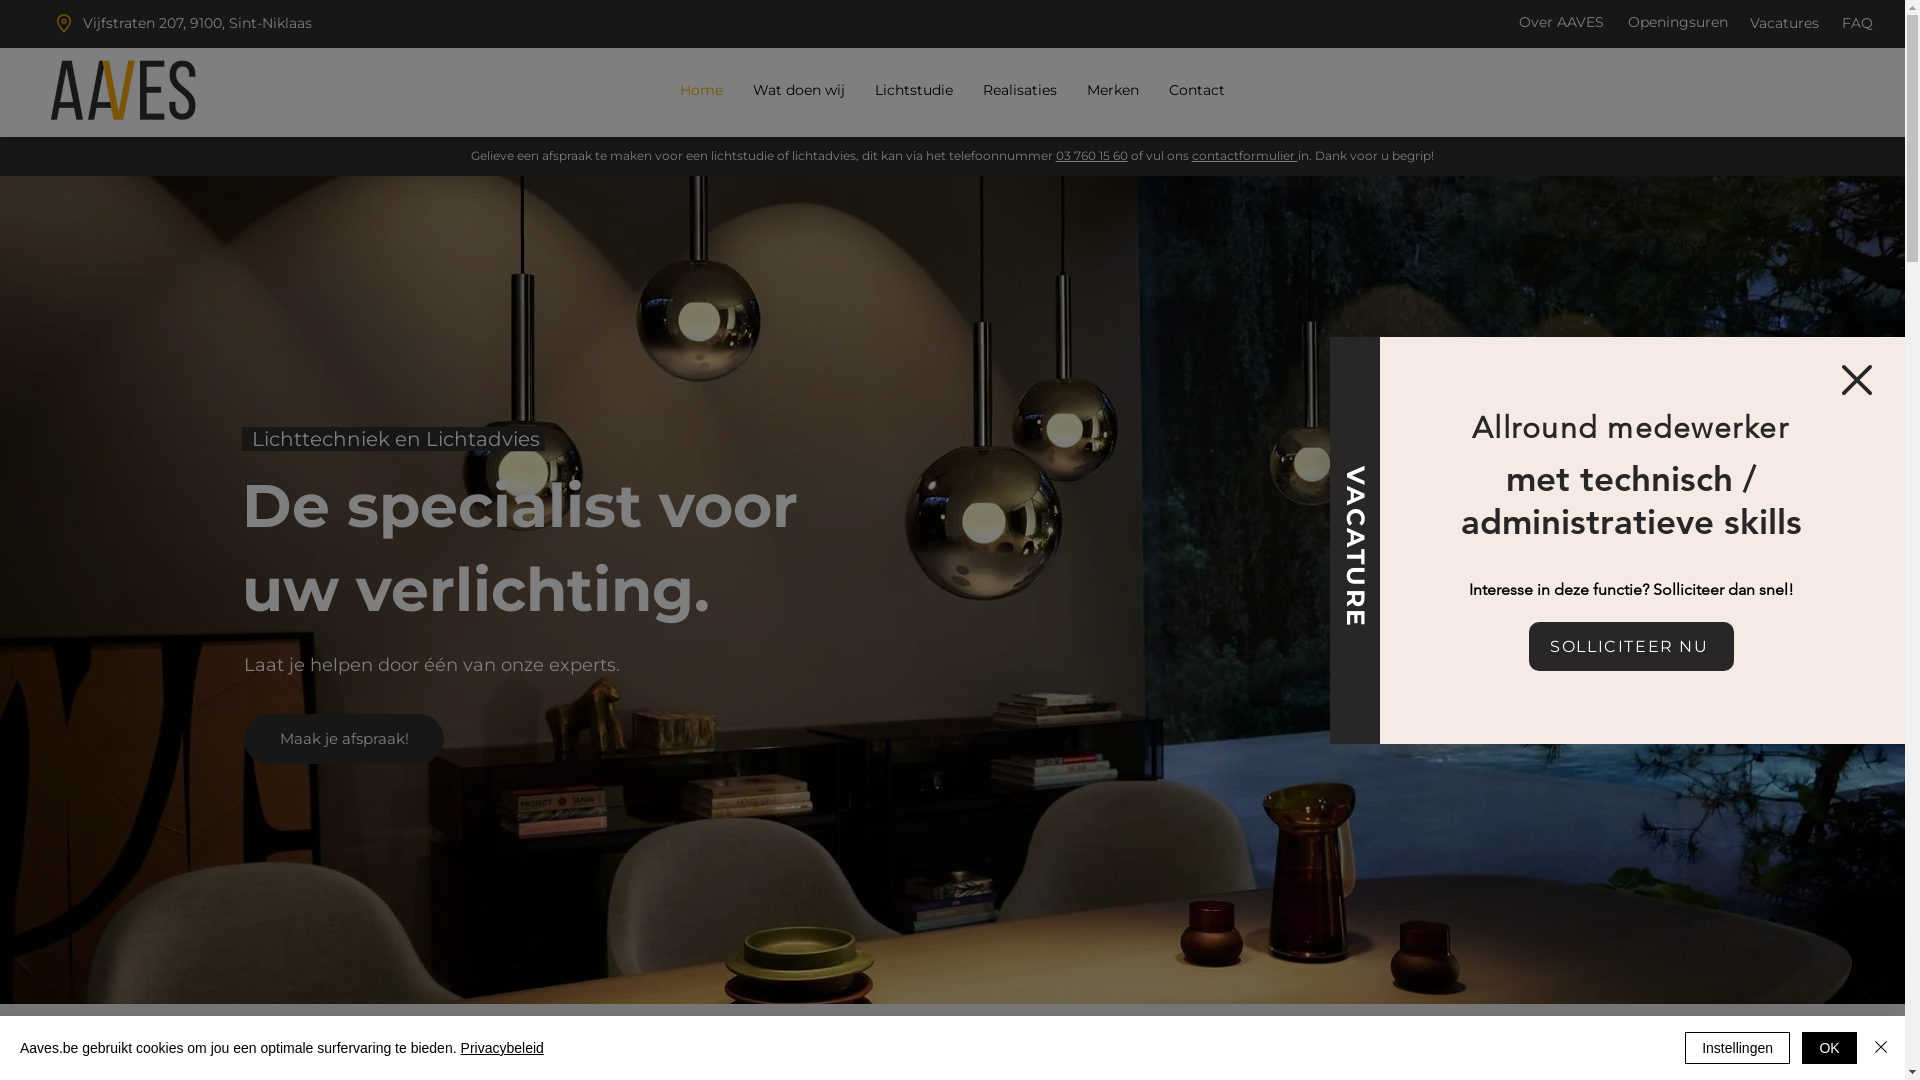 This screenshot has height=1080, width=1920. I want to click on 'Merken', so click(1112, 90).